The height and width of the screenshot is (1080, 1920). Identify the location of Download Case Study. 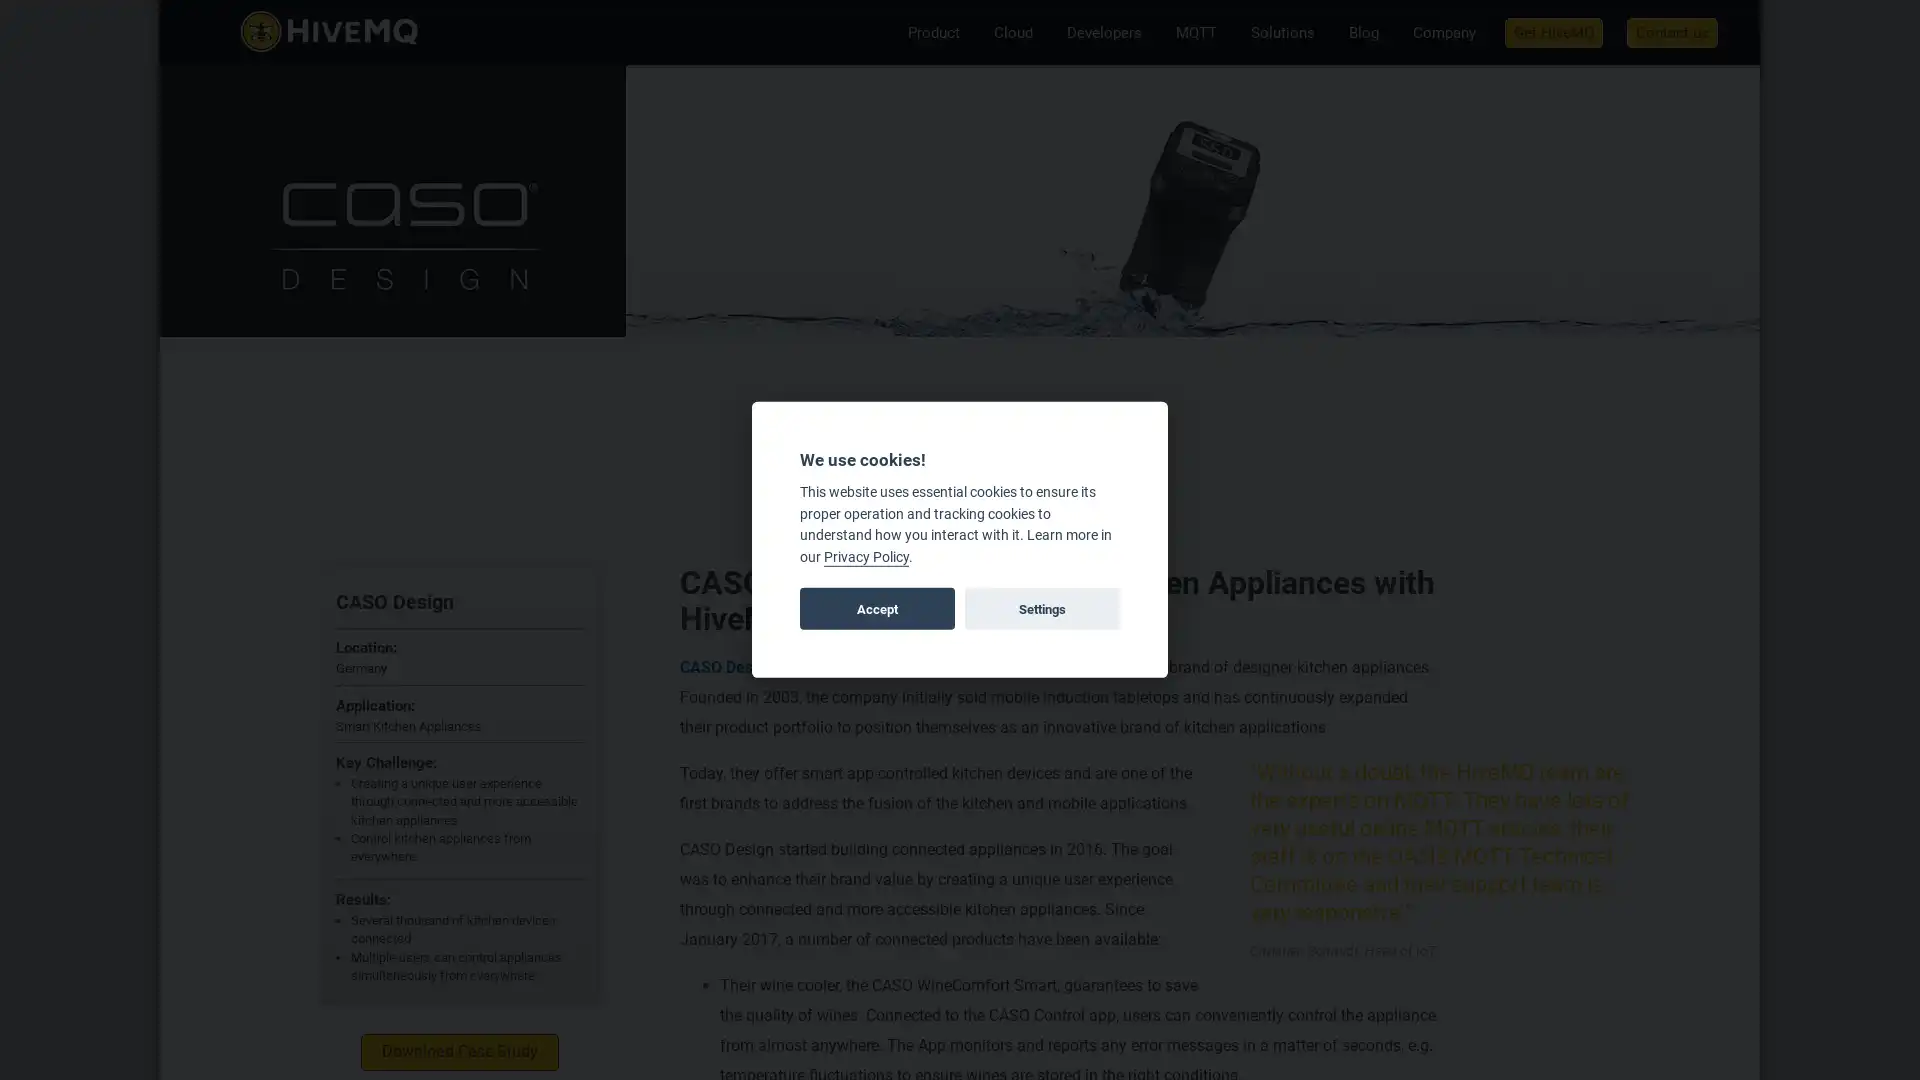
(459, 1051).